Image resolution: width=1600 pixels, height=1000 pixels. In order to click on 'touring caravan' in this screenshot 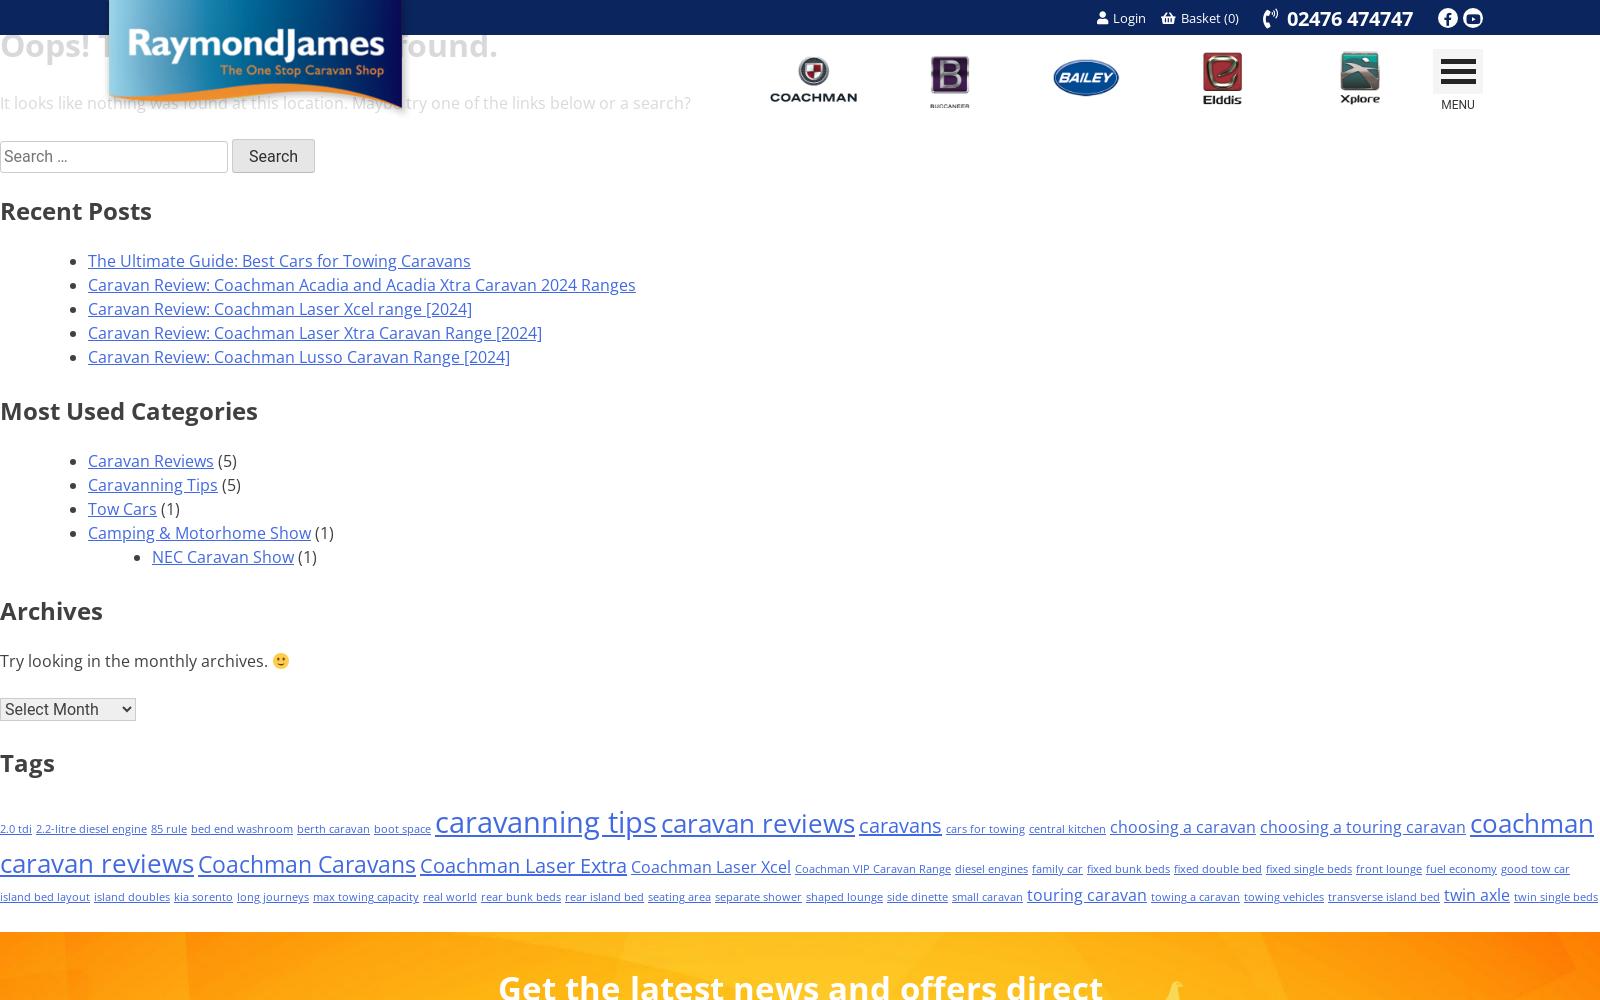, I will do `click(1087, 895)`.